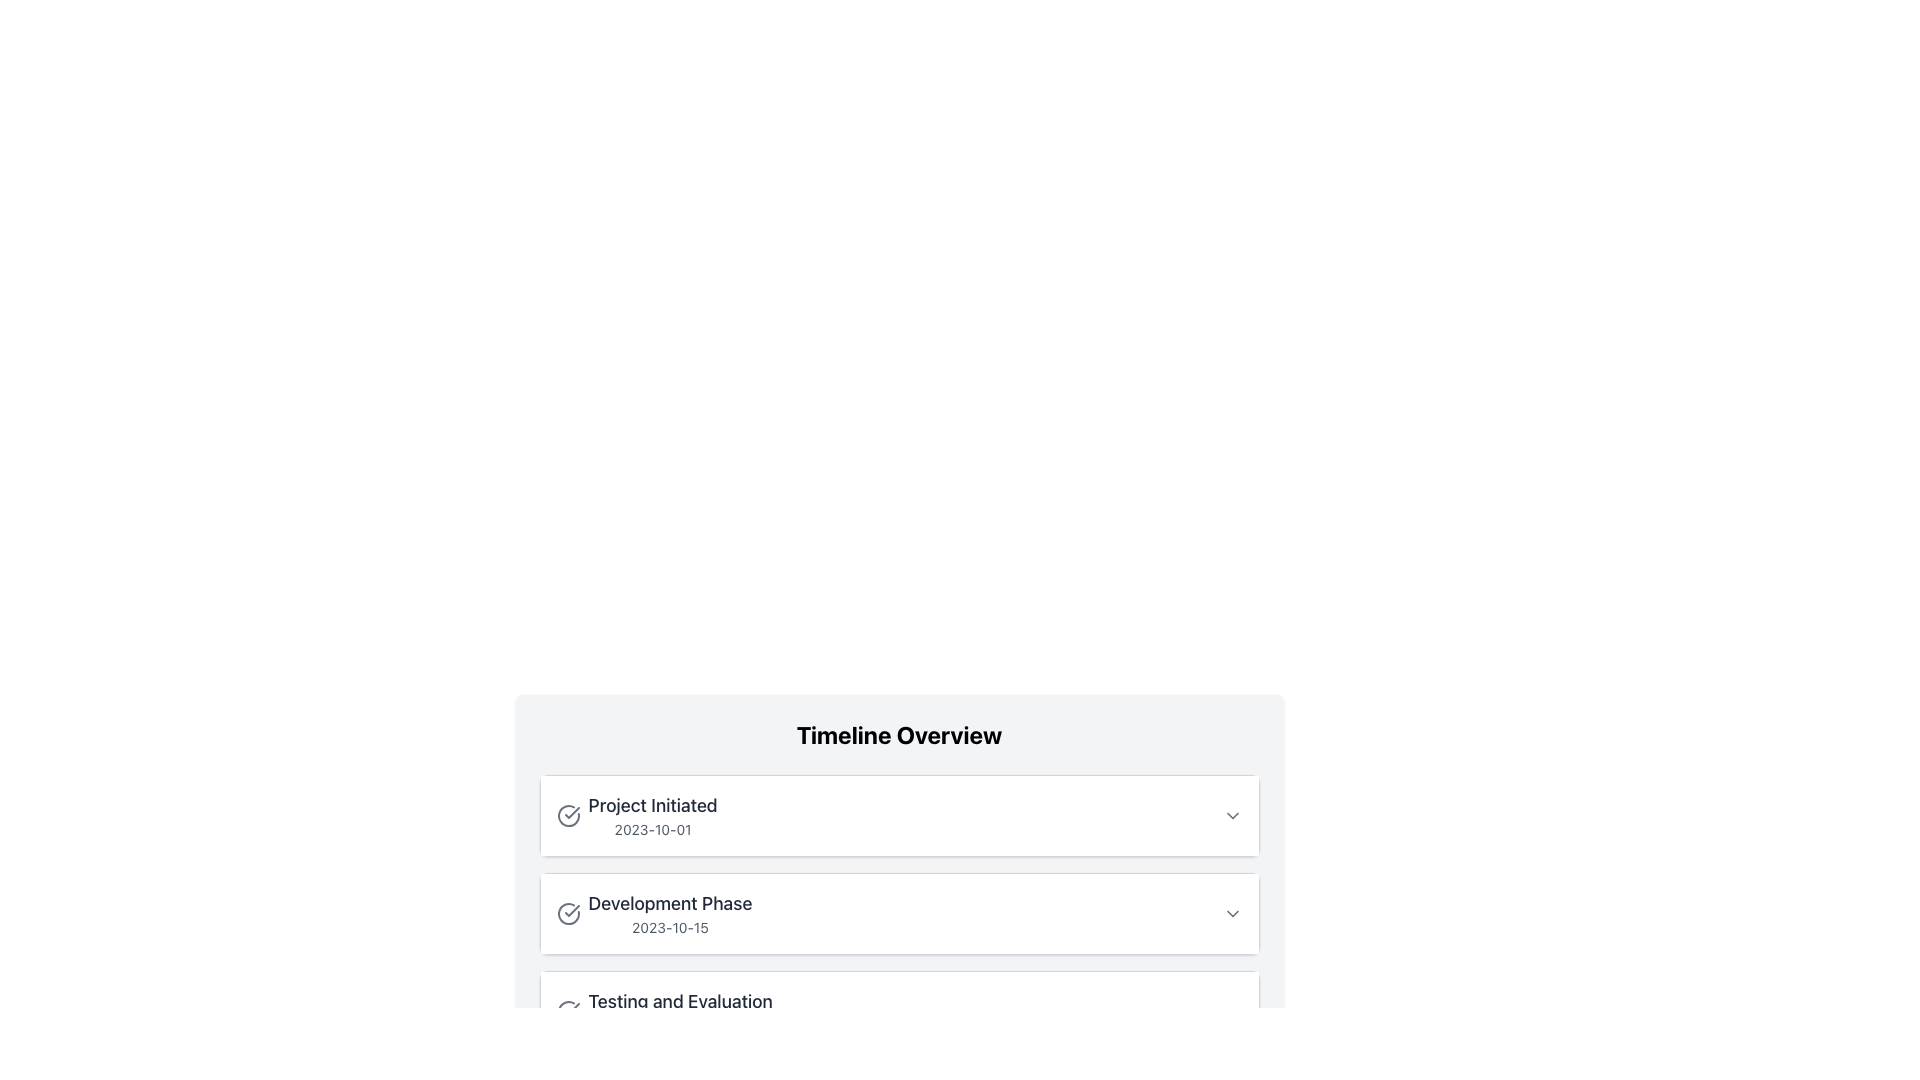 The width and height of the screenshot is (1920, 1080). Describe the element at coordinates (1231, 816) in the screenshot. I see `the Chevron icon located at the far right of the row labeled 'Project Initiated'` at that location.